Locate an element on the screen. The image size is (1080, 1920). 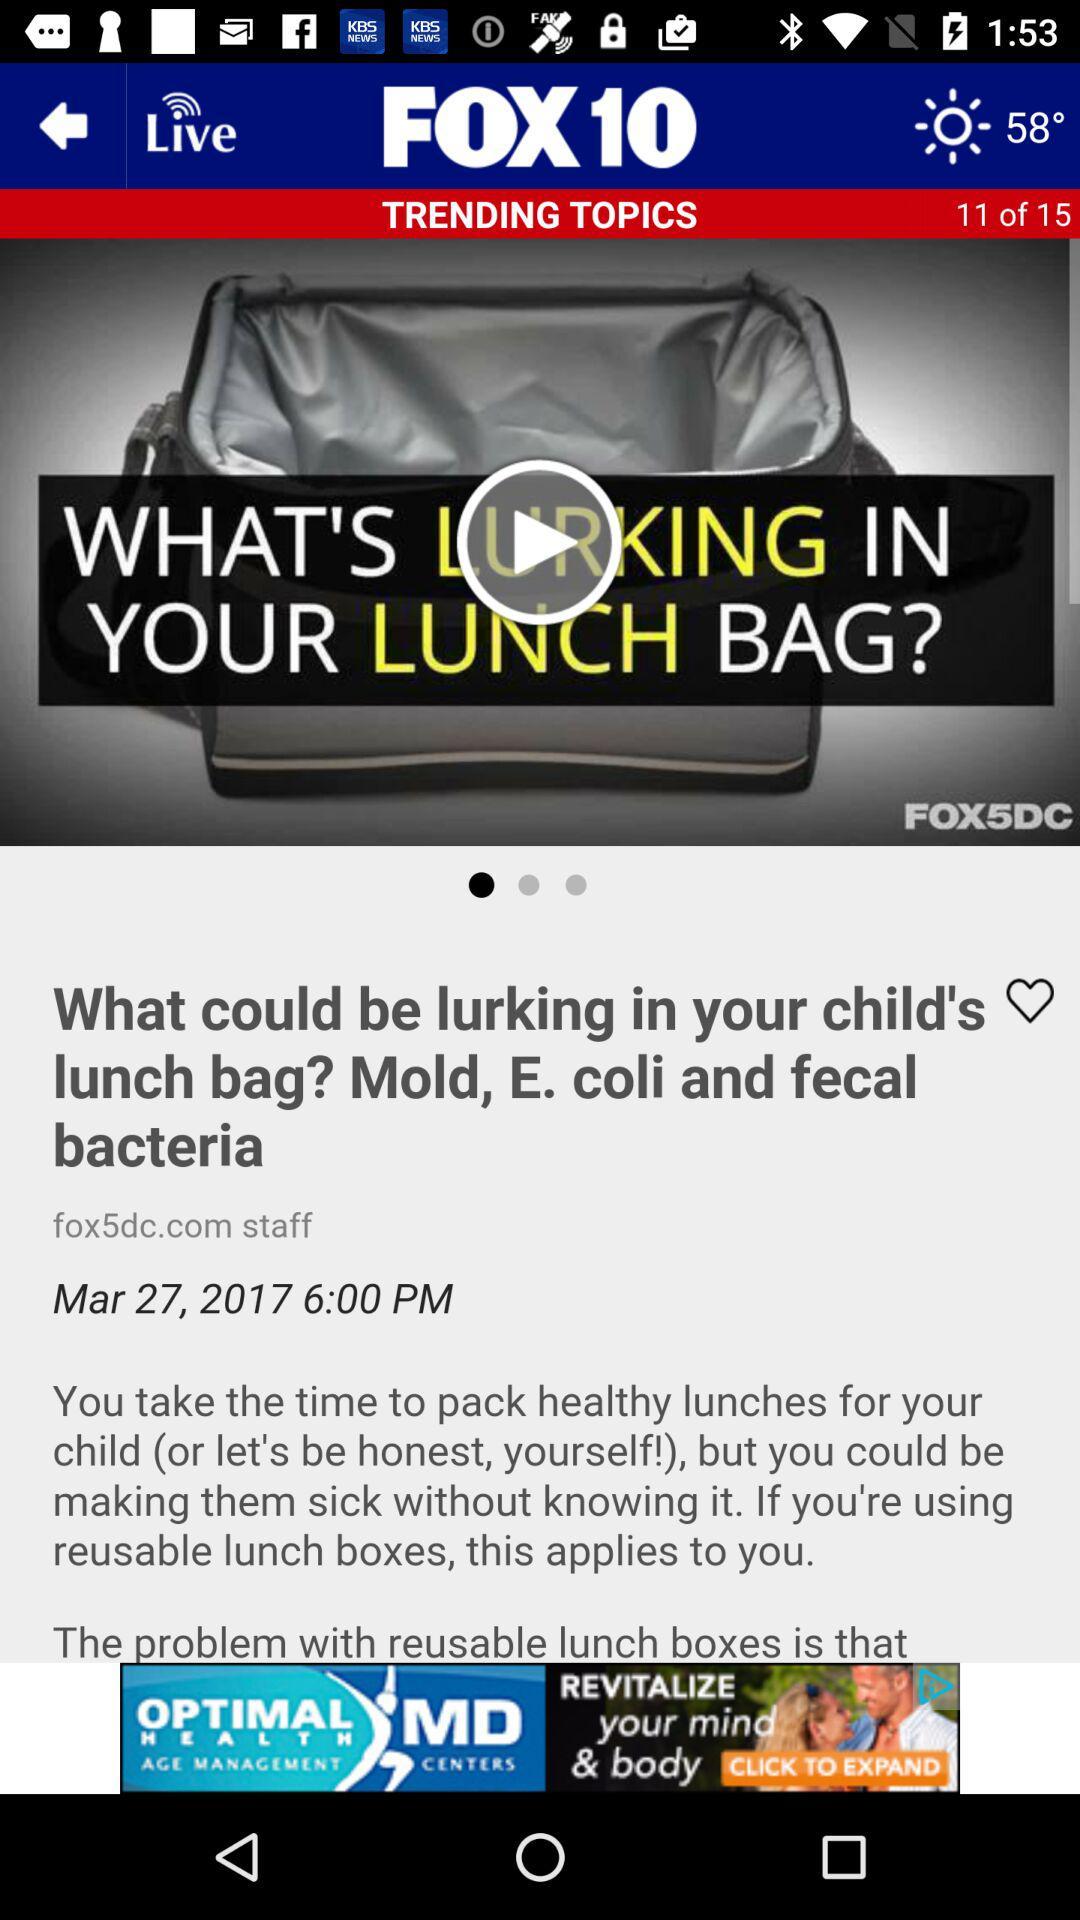
wifi pega is located at coordinates (189, 124).